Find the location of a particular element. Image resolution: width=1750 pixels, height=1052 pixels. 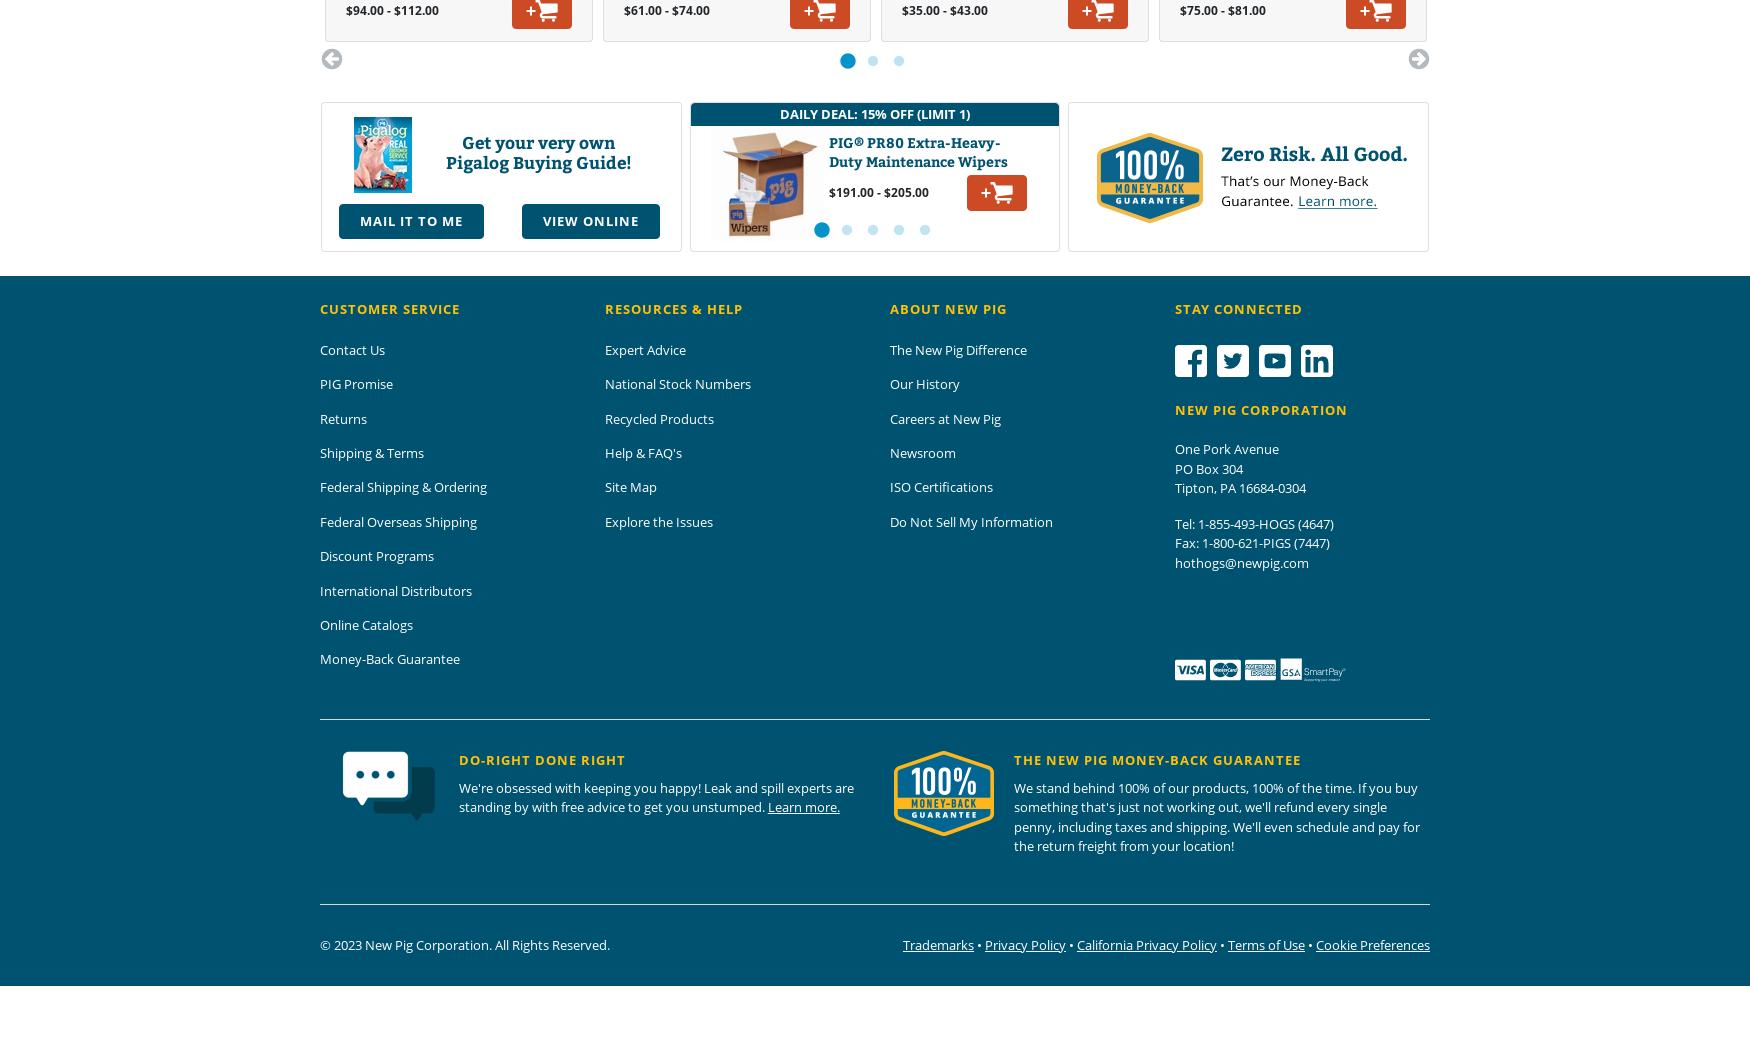

'PIG Promise' is located at coordinates (356, 383).